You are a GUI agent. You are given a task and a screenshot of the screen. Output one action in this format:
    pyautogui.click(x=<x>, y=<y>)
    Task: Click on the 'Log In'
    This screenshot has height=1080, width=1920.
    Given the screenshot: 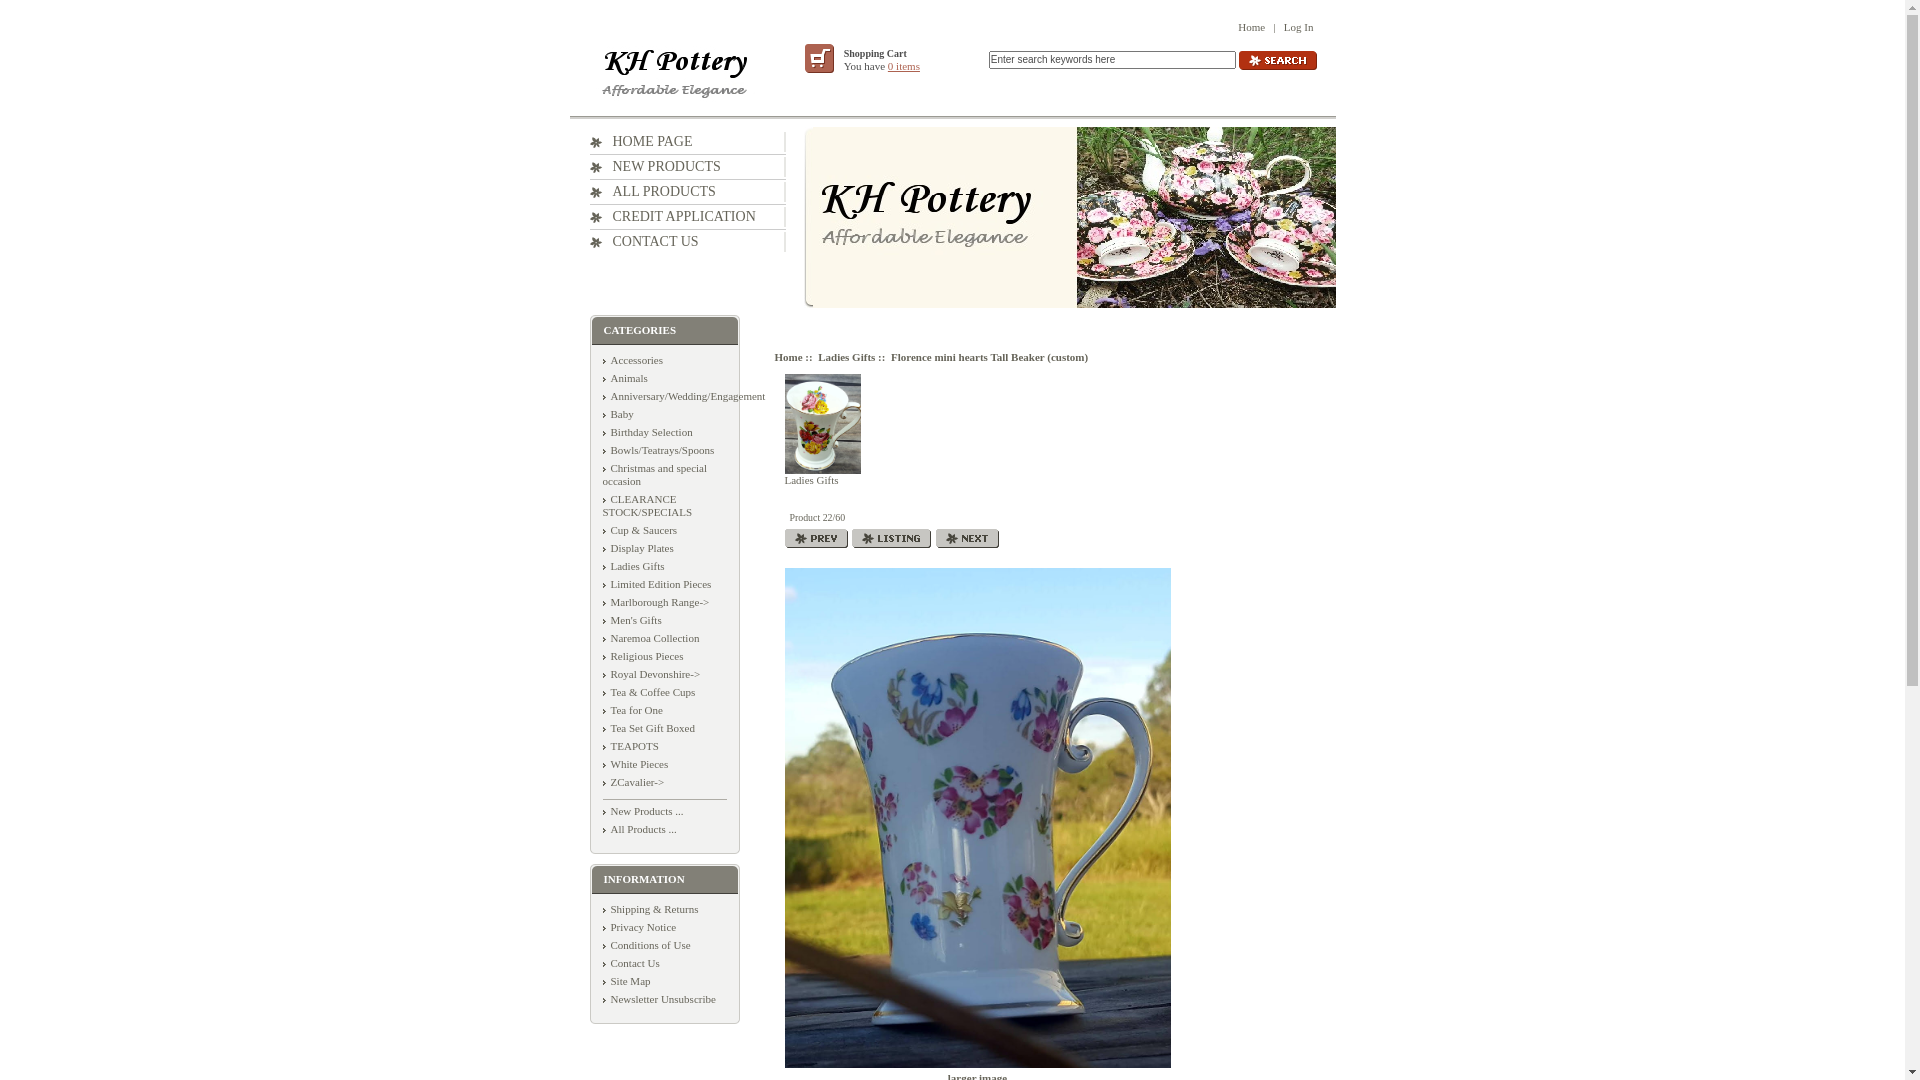 What is the action you would take?
    pyautogui.click(x=1299, y=27)
    